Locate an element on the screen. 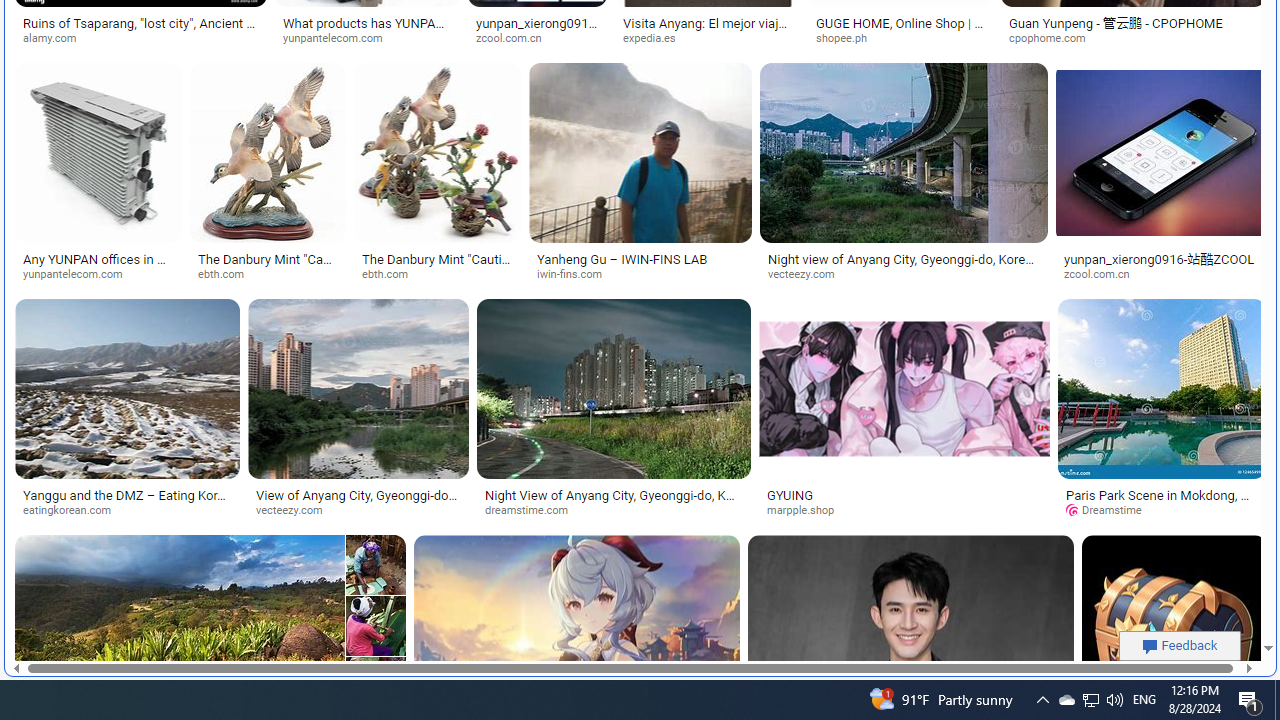 The image size is (1280, 720). 'eatingkorean.com' is located at coordinates (74, 509).